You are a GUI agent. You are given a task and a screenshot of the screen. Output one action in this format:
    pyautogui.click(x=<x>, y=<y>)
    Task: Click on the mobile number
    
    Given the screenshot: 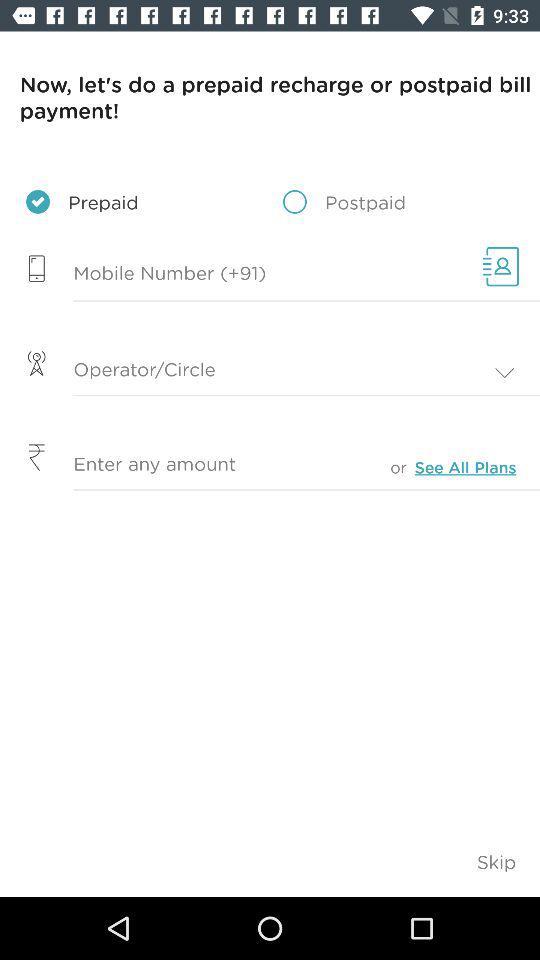 What is the action you would take?
    pyautogui.click(x=235, y=273)
    